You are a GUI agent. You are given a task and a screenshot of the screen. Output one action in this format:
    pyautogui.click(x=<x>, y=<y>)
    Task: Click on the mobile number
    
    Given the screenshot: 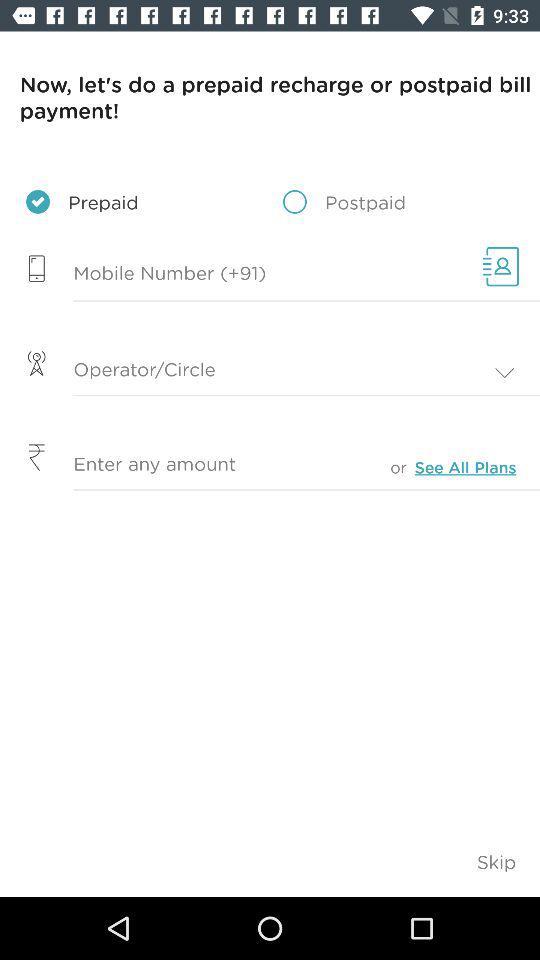 What is the action you would take?
    pyautogui.click(x=235, y=273)
    